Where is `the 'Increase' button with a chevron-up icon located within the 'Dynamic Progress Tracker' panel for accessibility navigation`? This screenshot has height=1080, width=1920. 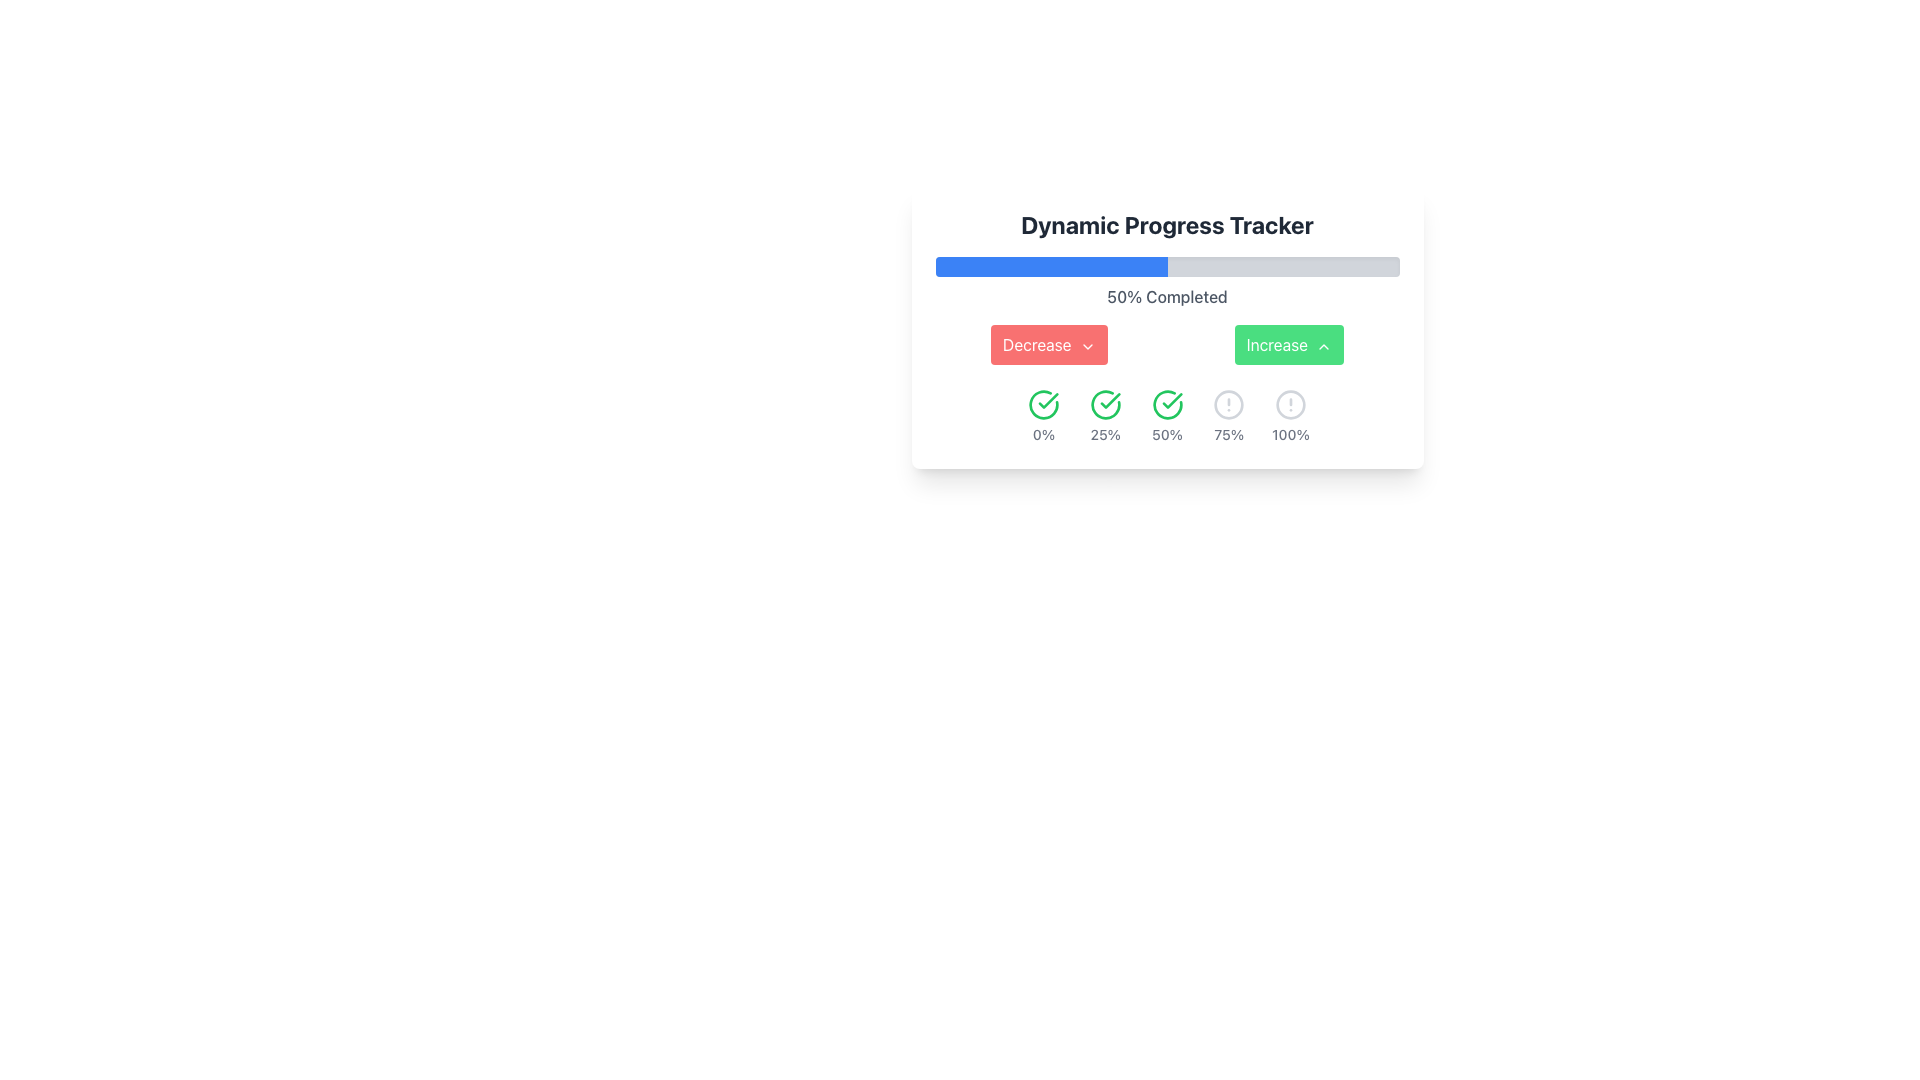
the 'Increase' button with a chevron-up icon located within the 'Dynamic Progress Tracker' panel for accessibility navigation is located at coordinates (1289, 343).